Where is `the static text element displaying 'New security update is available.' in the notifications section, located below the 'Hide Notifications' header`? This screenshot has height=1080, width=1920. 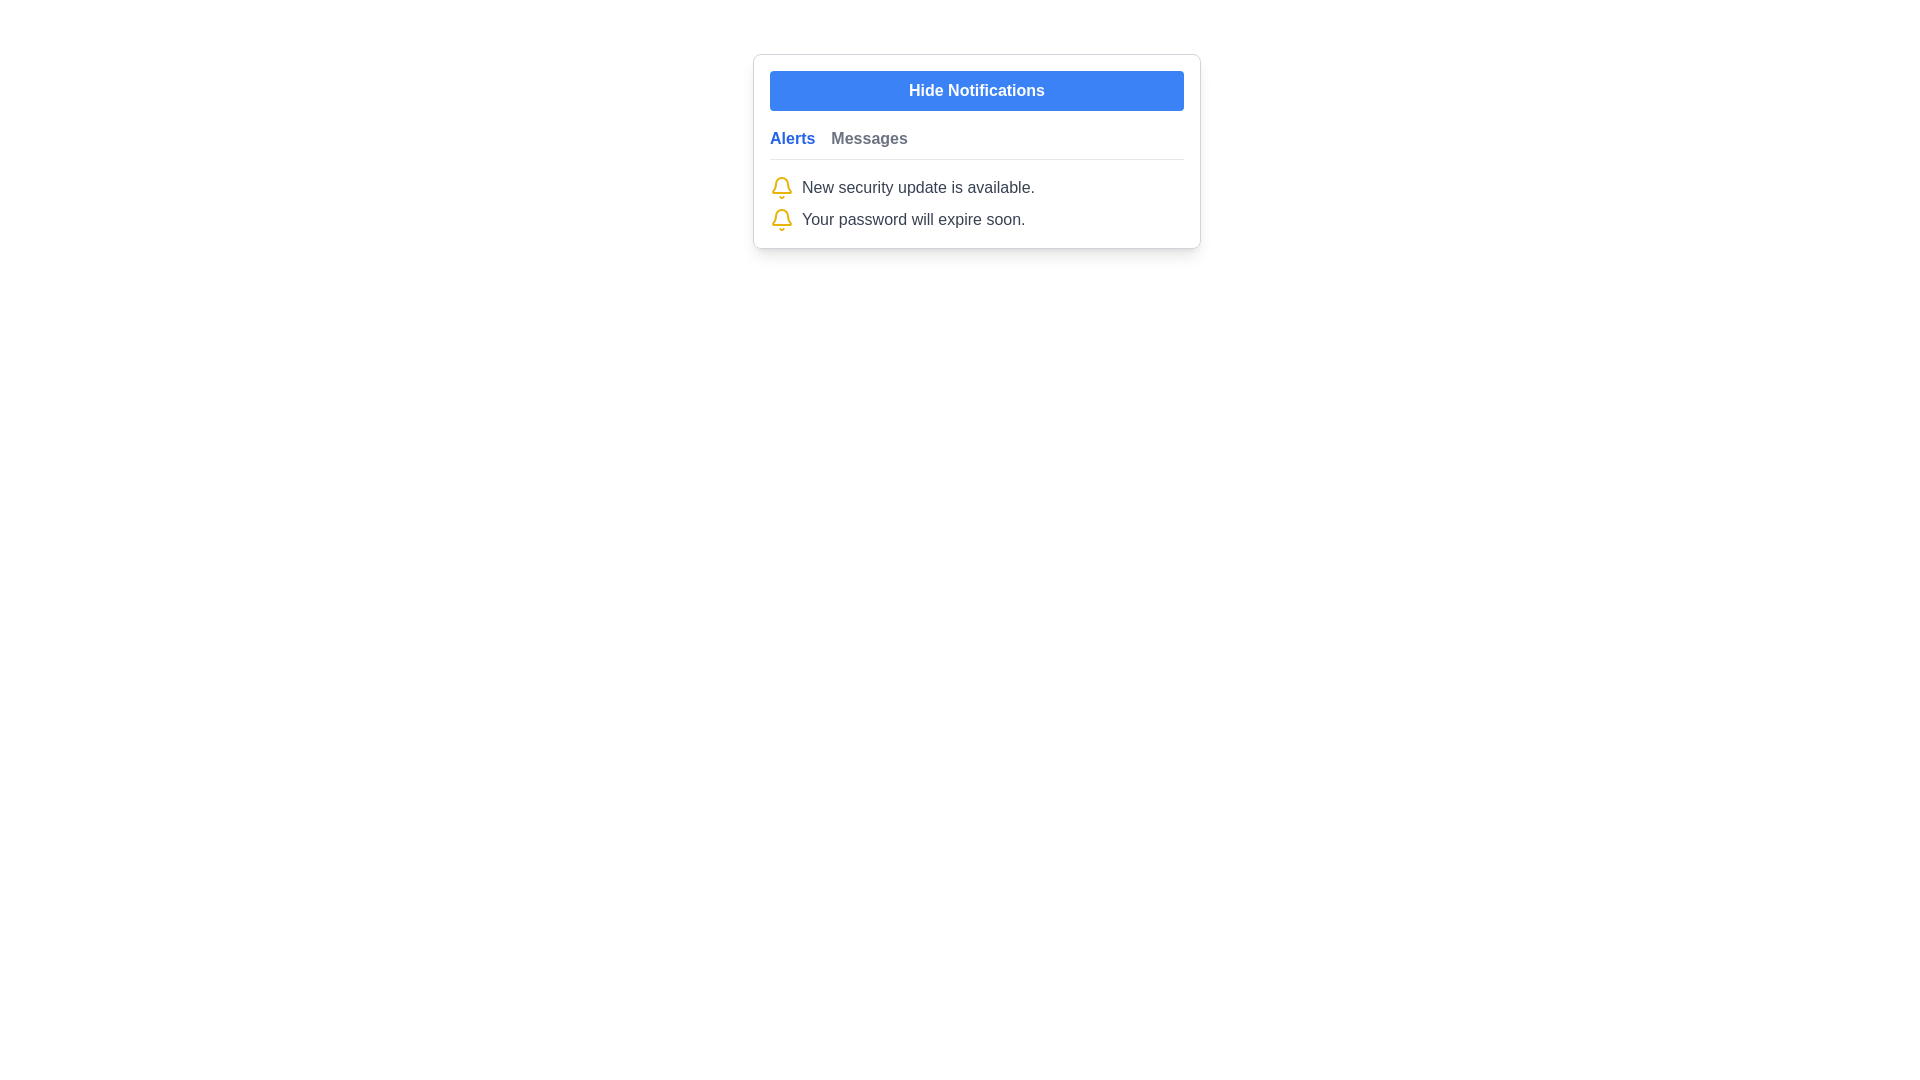
the static text element displaying 'New security update is available.' in the notifications section, located below the 'Hide Notifications' header is located at coordinates (917, 188).